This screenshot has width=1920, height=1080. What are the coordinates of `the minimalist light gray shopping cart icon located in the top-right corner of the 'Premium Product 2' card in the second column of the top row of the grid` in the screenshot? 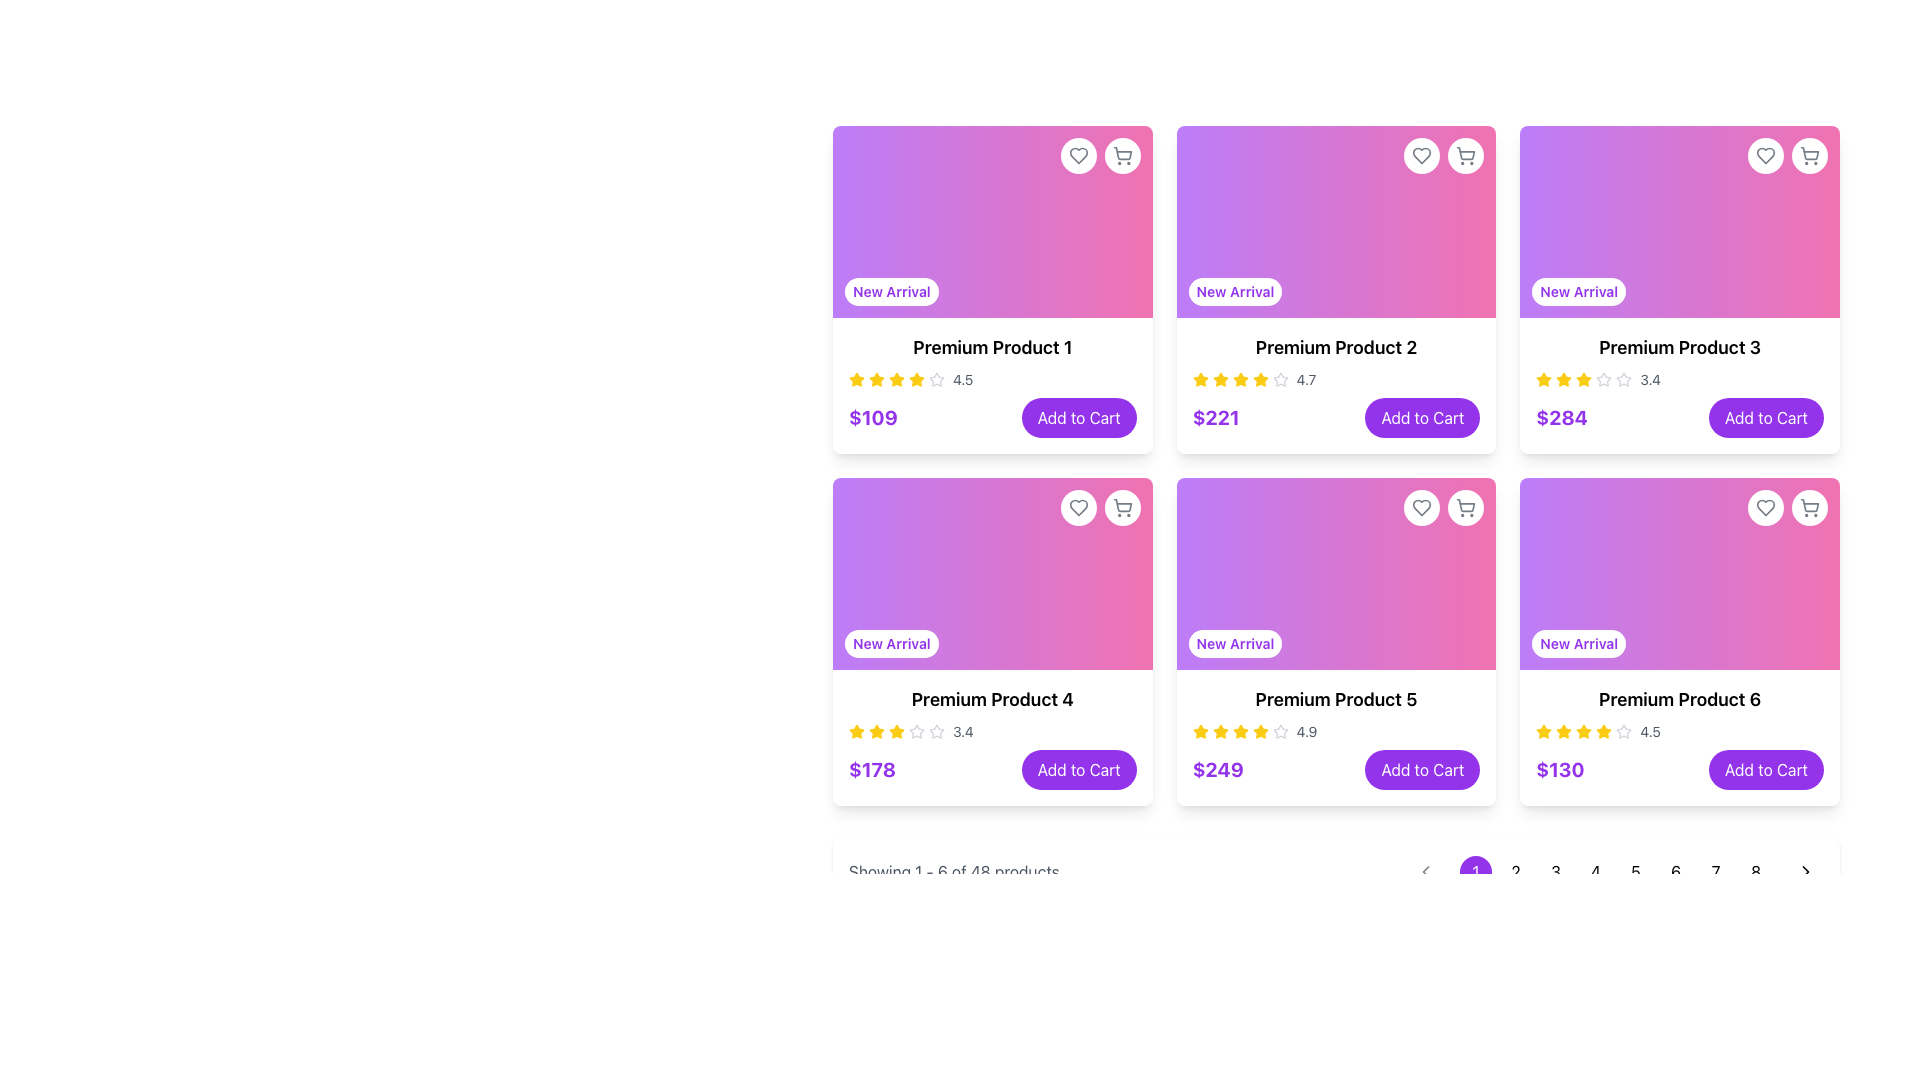 It's located at (1466, 154).